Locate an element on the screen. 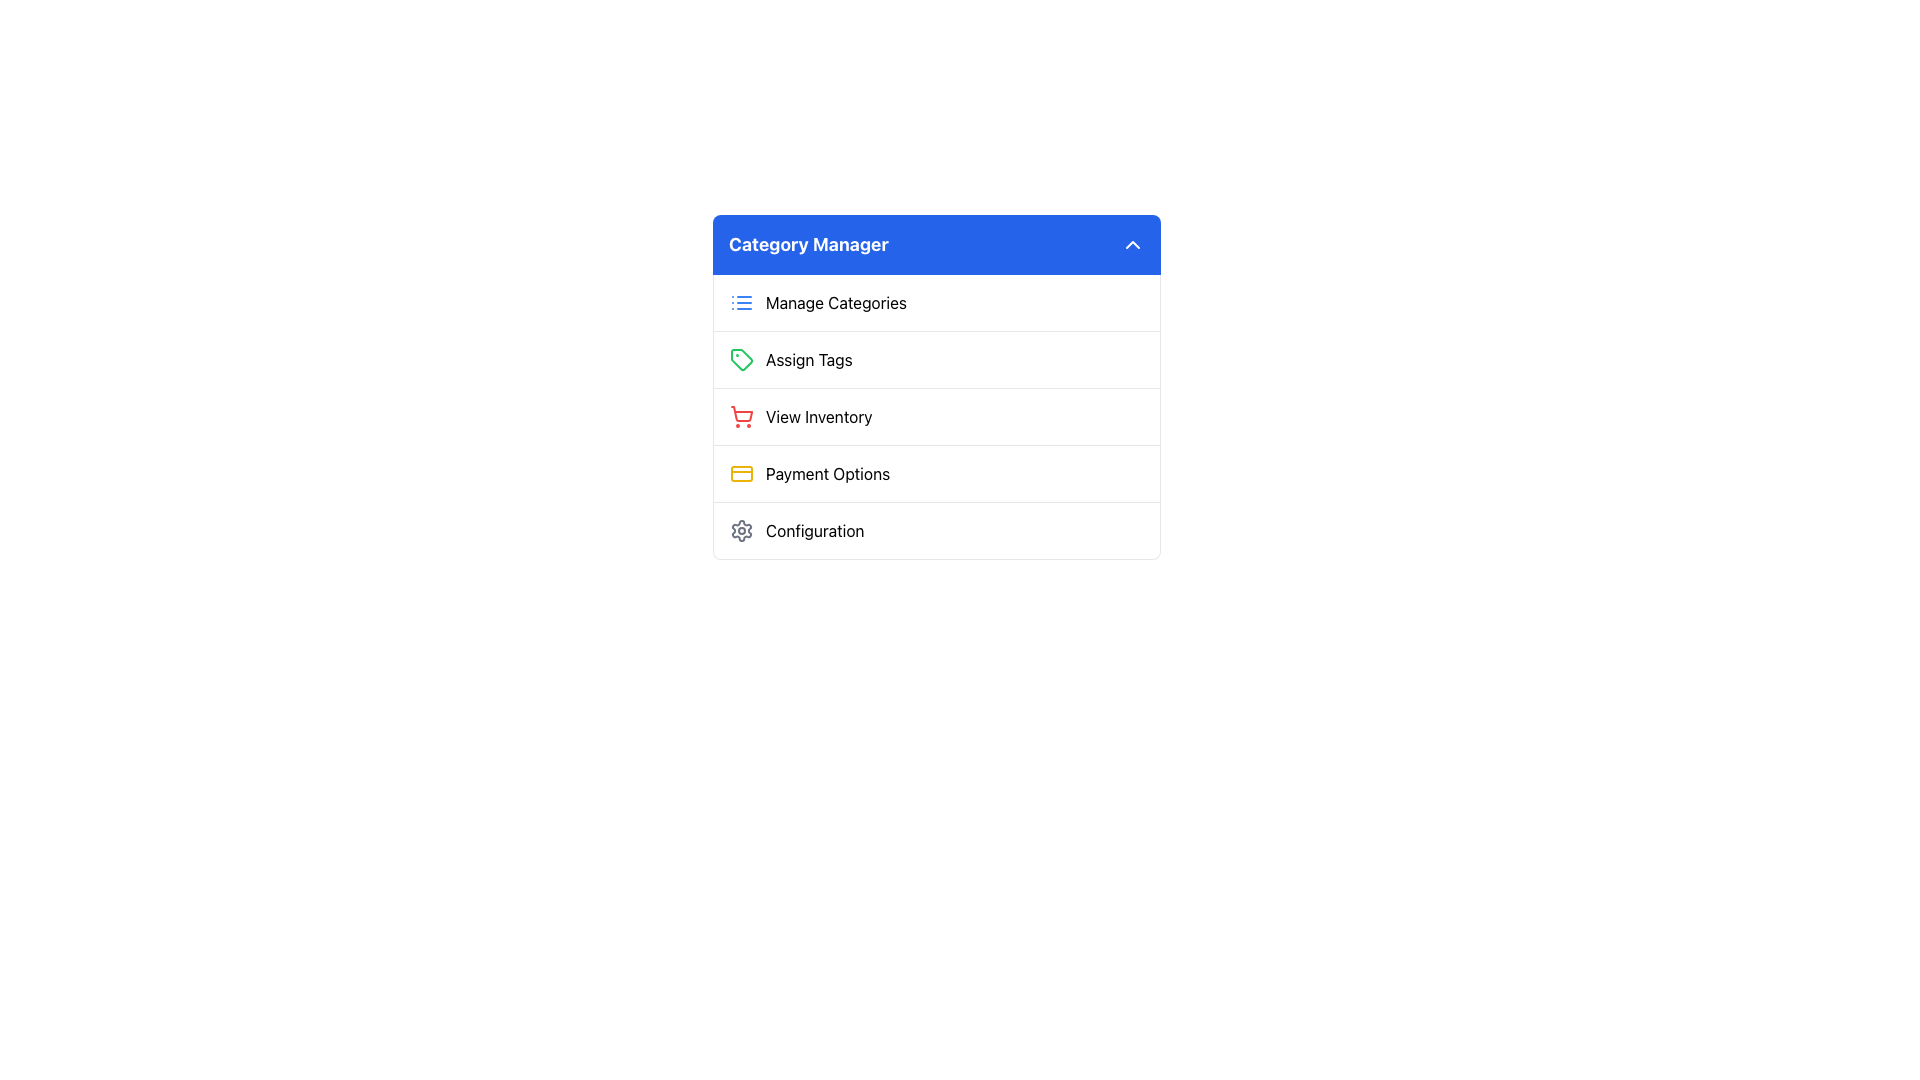  the 'Configuration' icon located near the bottom of the 'Category Manager' menu is located at coordinates (741, 530).